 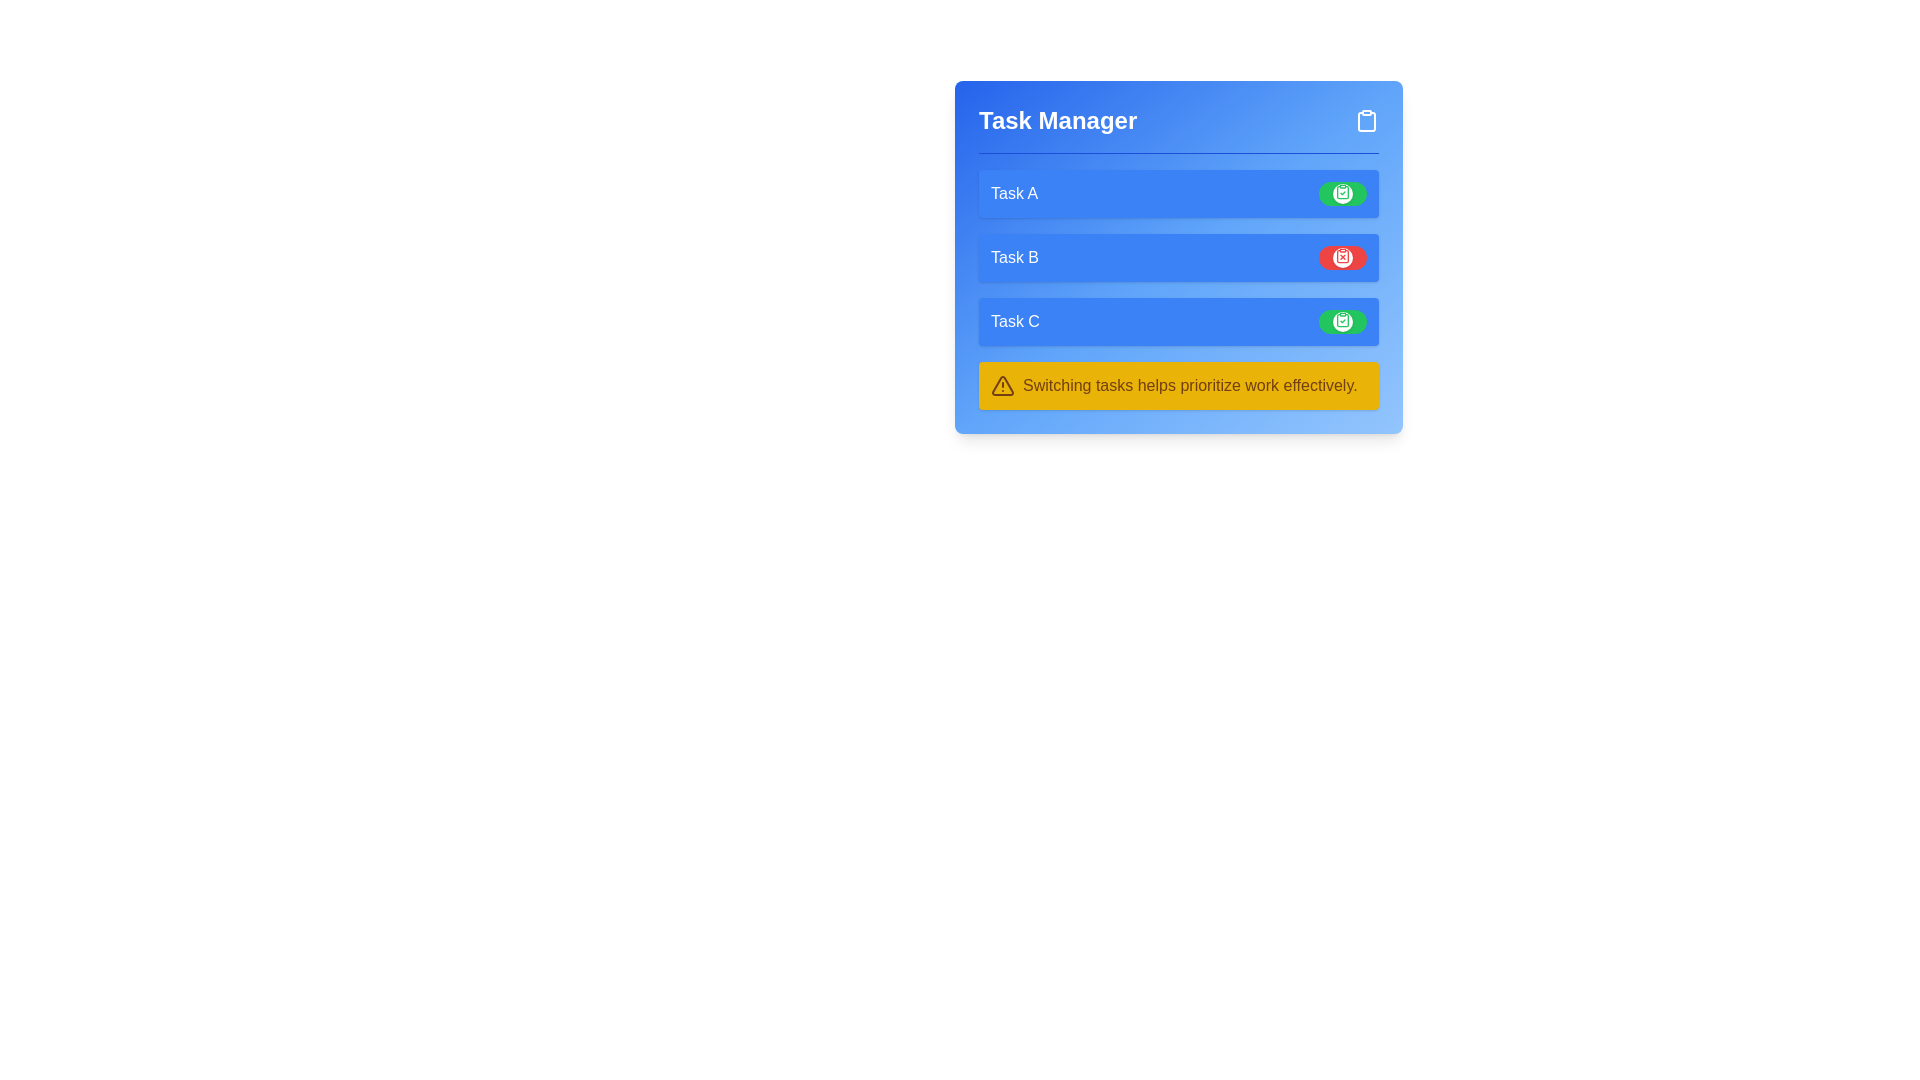 What do you see at coordinates (1003, 385) in the screenshot?
I see `the triangular alert icon, which is styled with a yellow base color and a bold black border, located to the left of the message 'Switching tasks helps prioritize work effectively.'` at bounding box center [1003, 385].